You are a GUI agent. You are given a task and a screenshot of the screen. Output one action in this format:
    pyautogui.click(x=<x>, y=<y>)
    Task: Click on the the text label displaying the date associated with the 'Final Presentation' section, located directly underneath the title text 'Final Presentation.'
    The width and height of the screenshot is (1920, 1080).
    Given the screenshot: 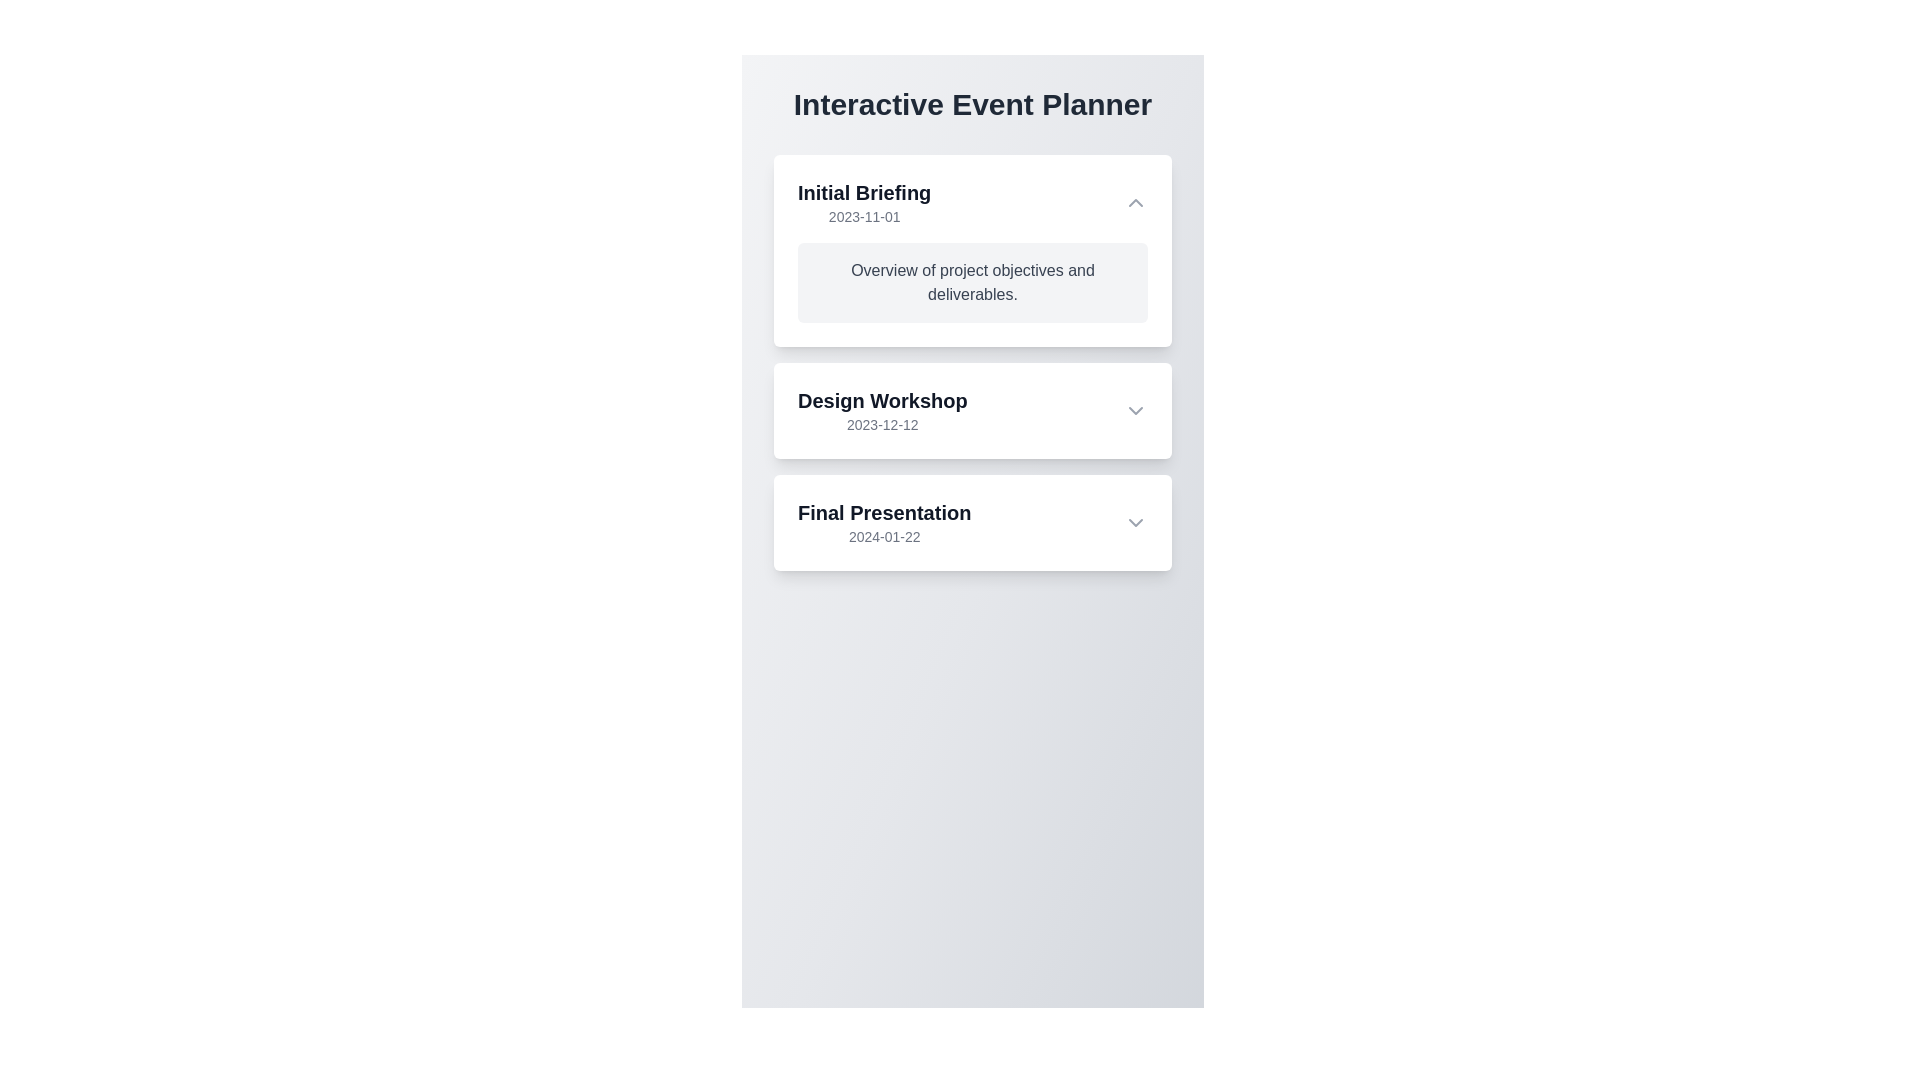 What is the action you would take?
    pyautogui.click(x=883, y=535)
    